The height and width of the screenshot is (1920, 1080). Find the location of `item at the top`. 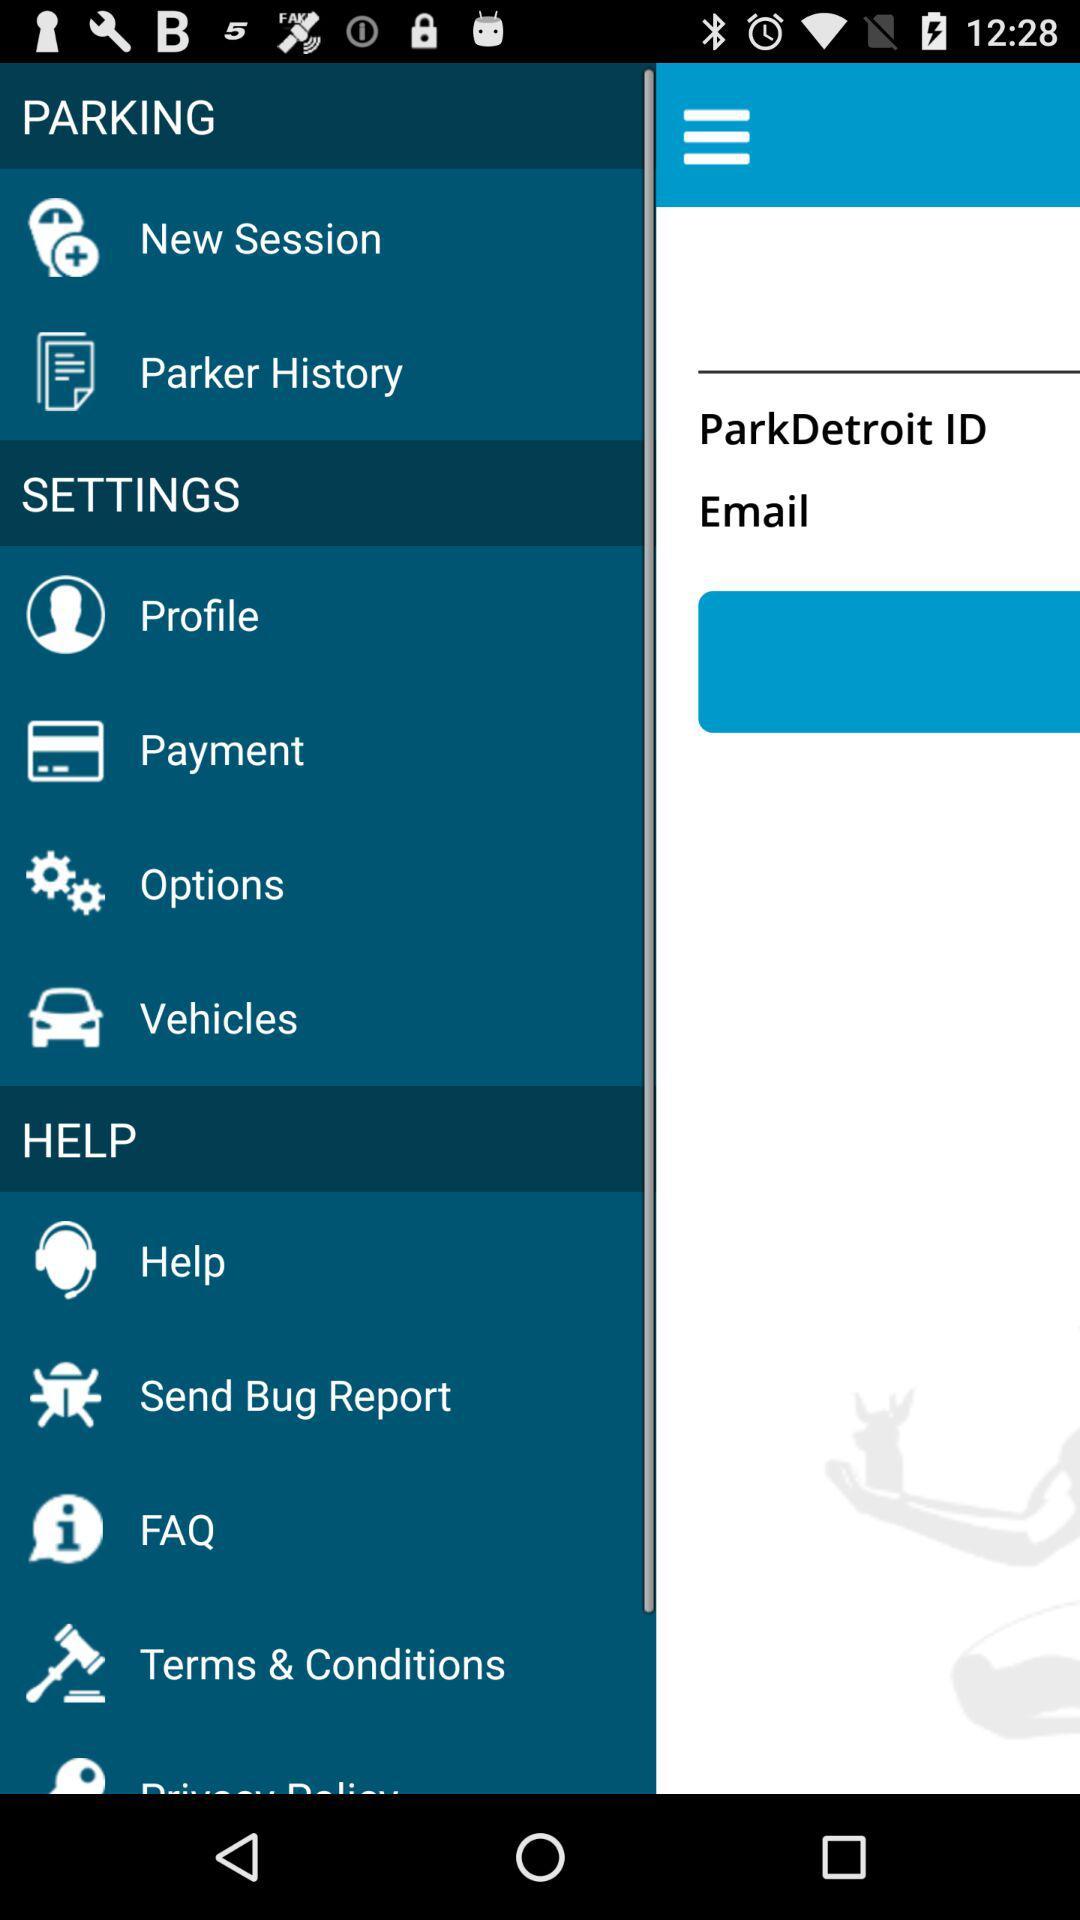

item at the top is located at coordinates (715, 133).